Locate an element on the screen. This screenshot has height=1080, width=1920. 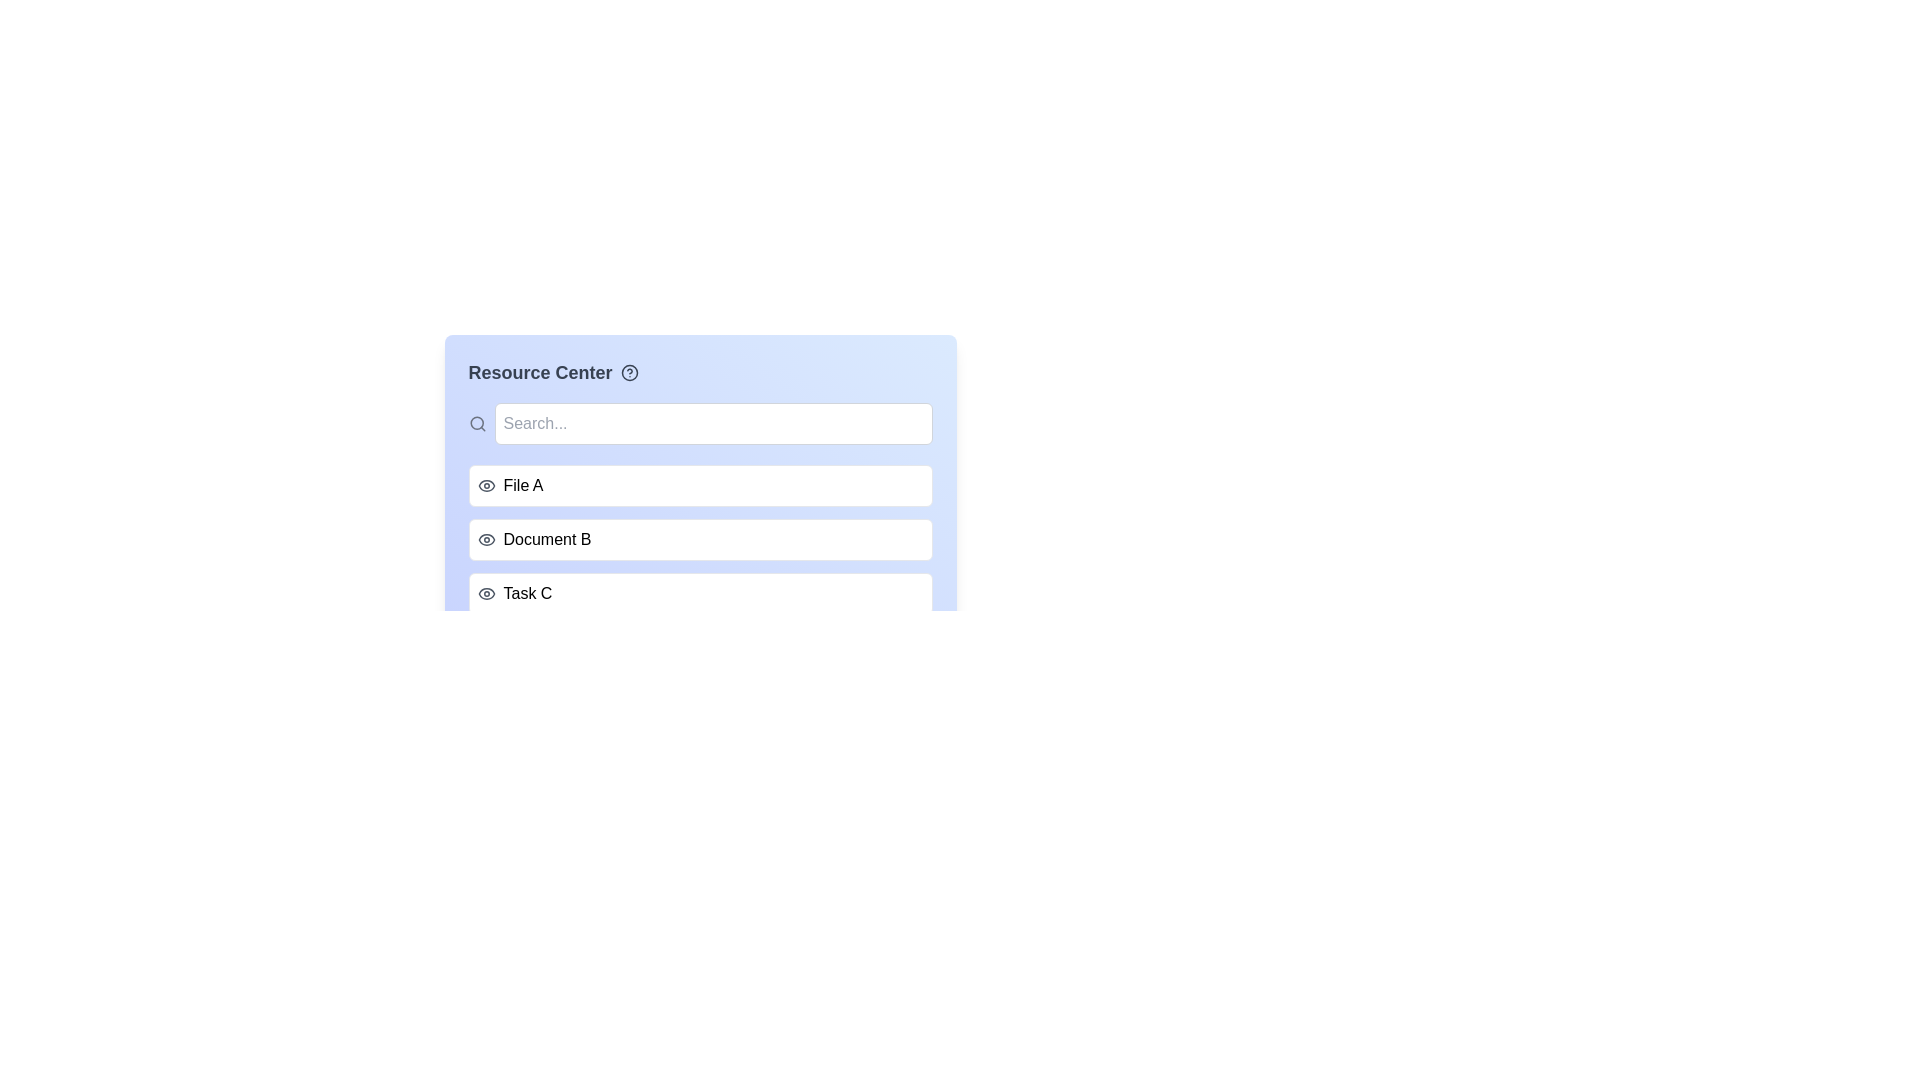
the outer circular boundary of the SVG icon associated with the 'Resource Center' title to indicate help or support functionality is located at coordinates (628, 373).